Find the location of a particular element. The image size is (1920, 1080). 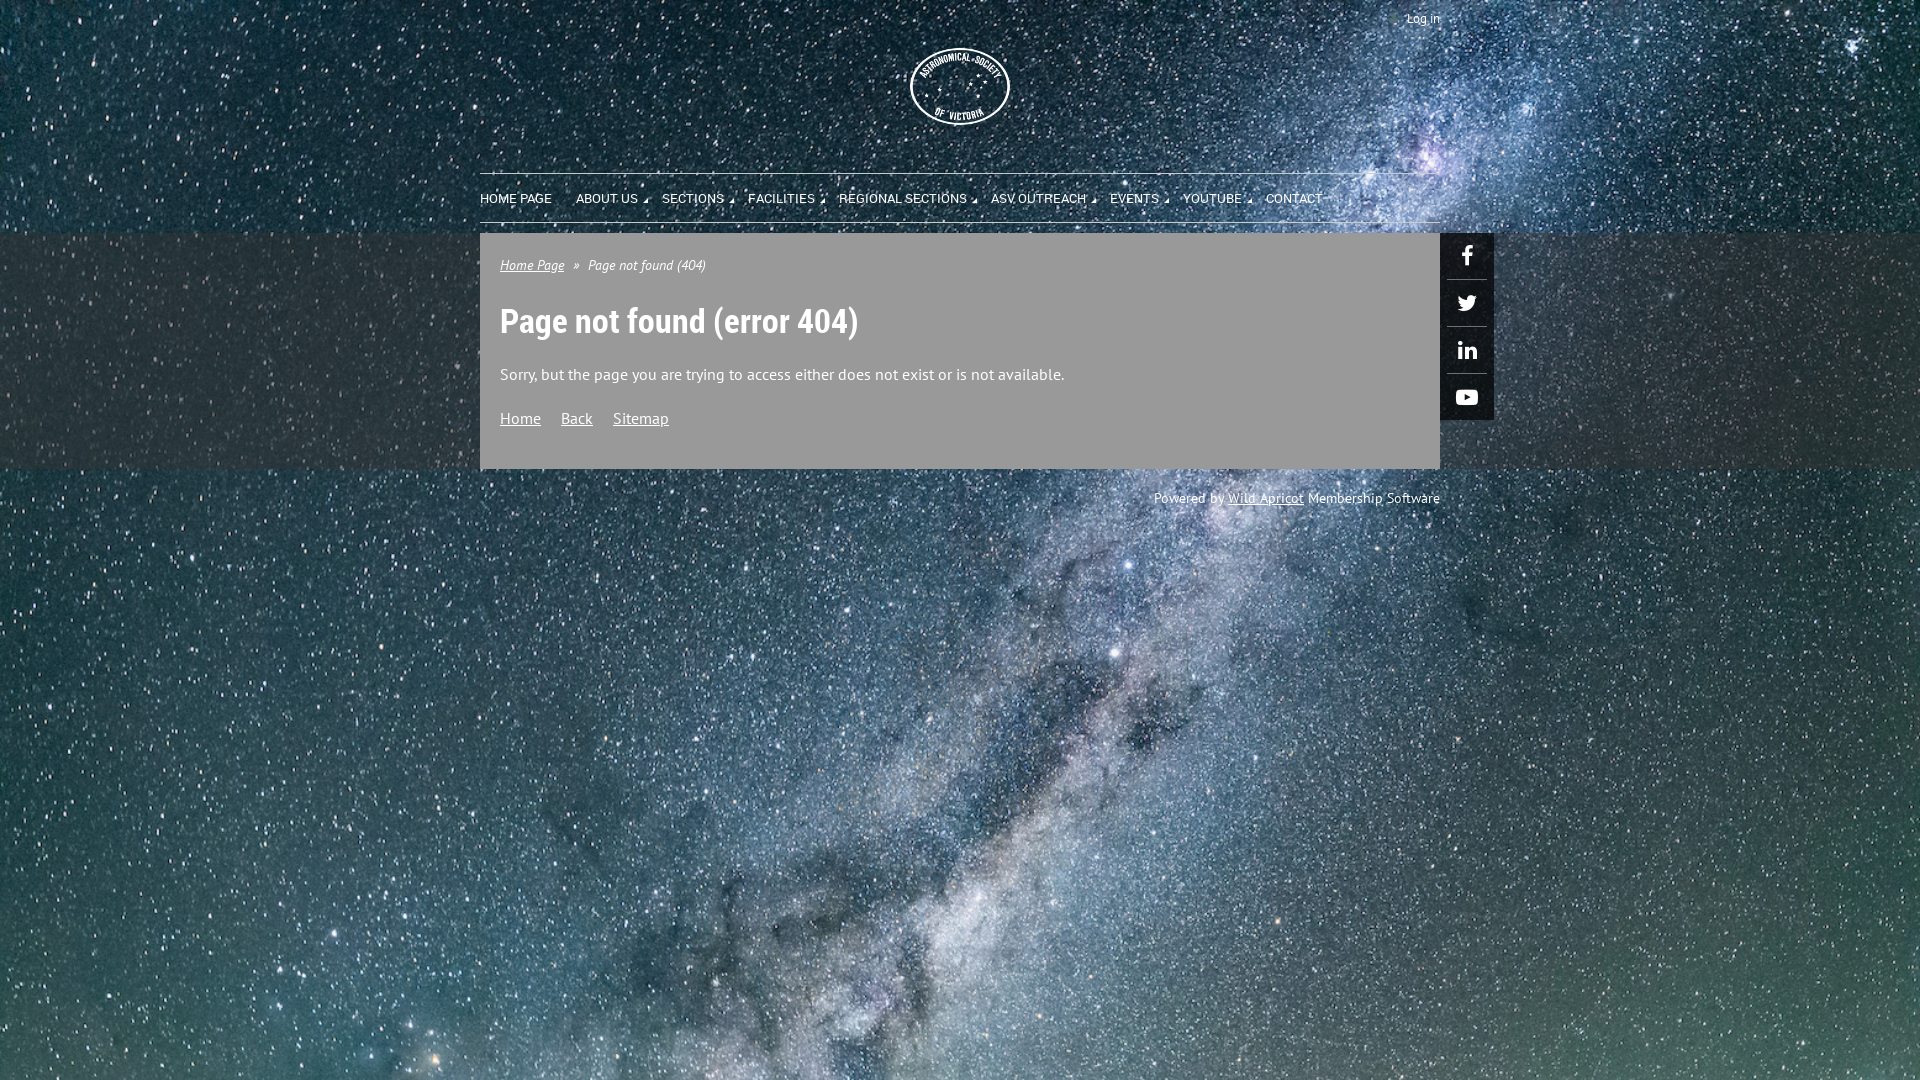

'ASV OUTREACH' is located at coordinates (990, 195).